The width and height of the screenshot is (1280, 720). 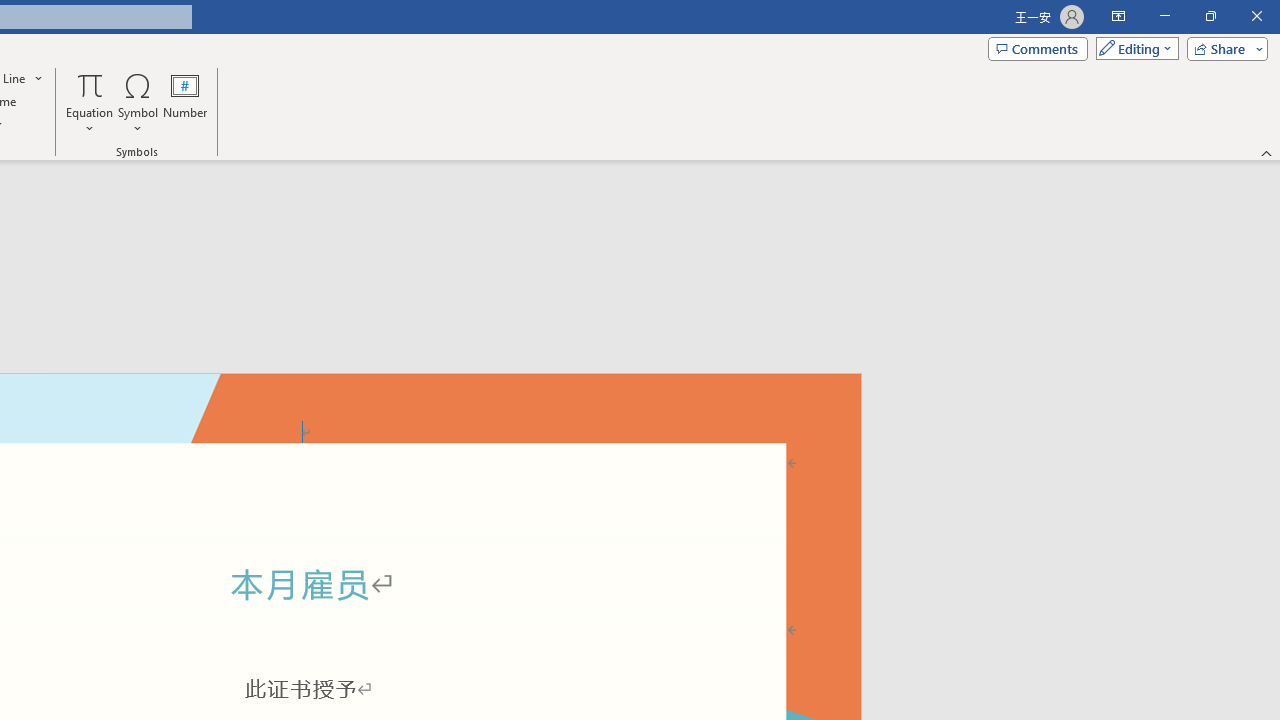 What do you see at coordinates (1133, 47) in the screenshot?
I see `'Mode'` at bounding box center [1133, 47].